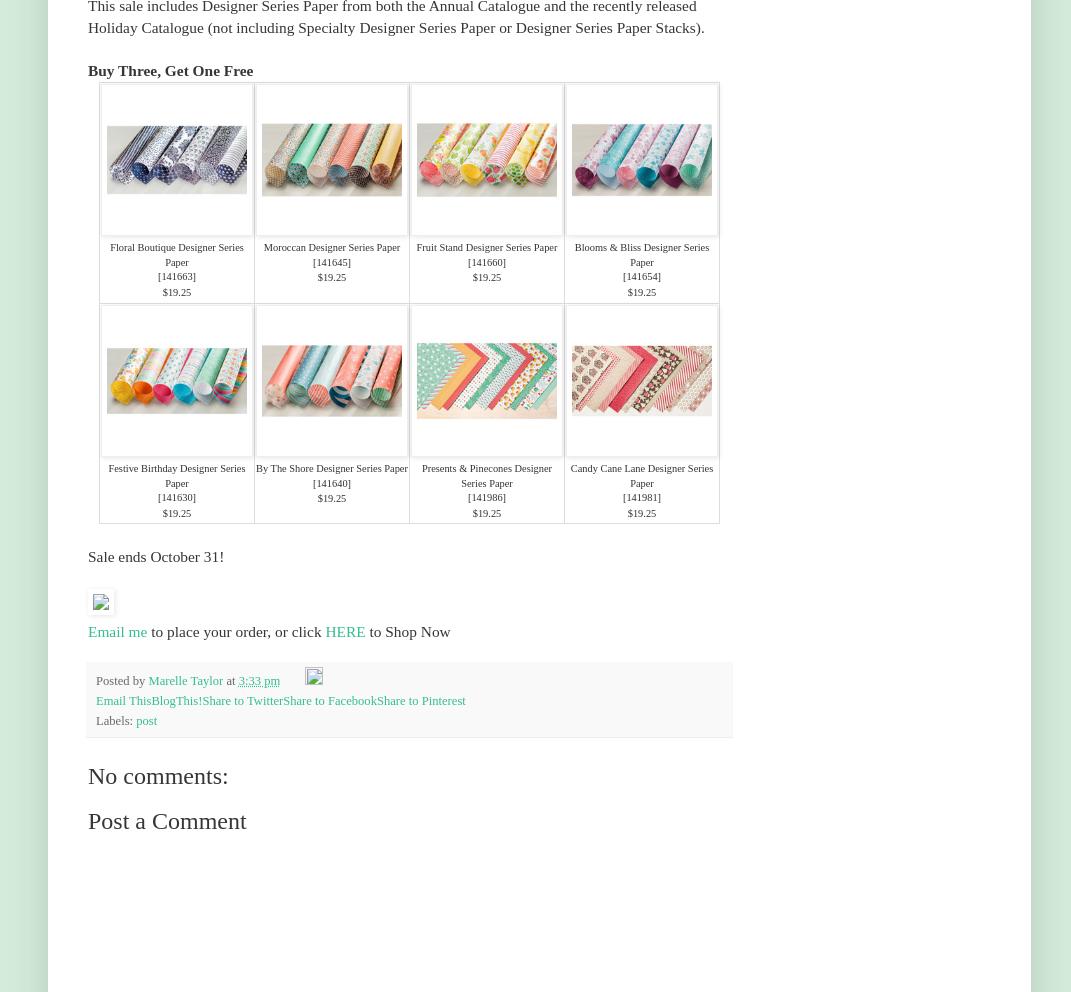 This screenshot has width=1071, height=992. I want to click on 'BlogThis!', so click(175, 700).